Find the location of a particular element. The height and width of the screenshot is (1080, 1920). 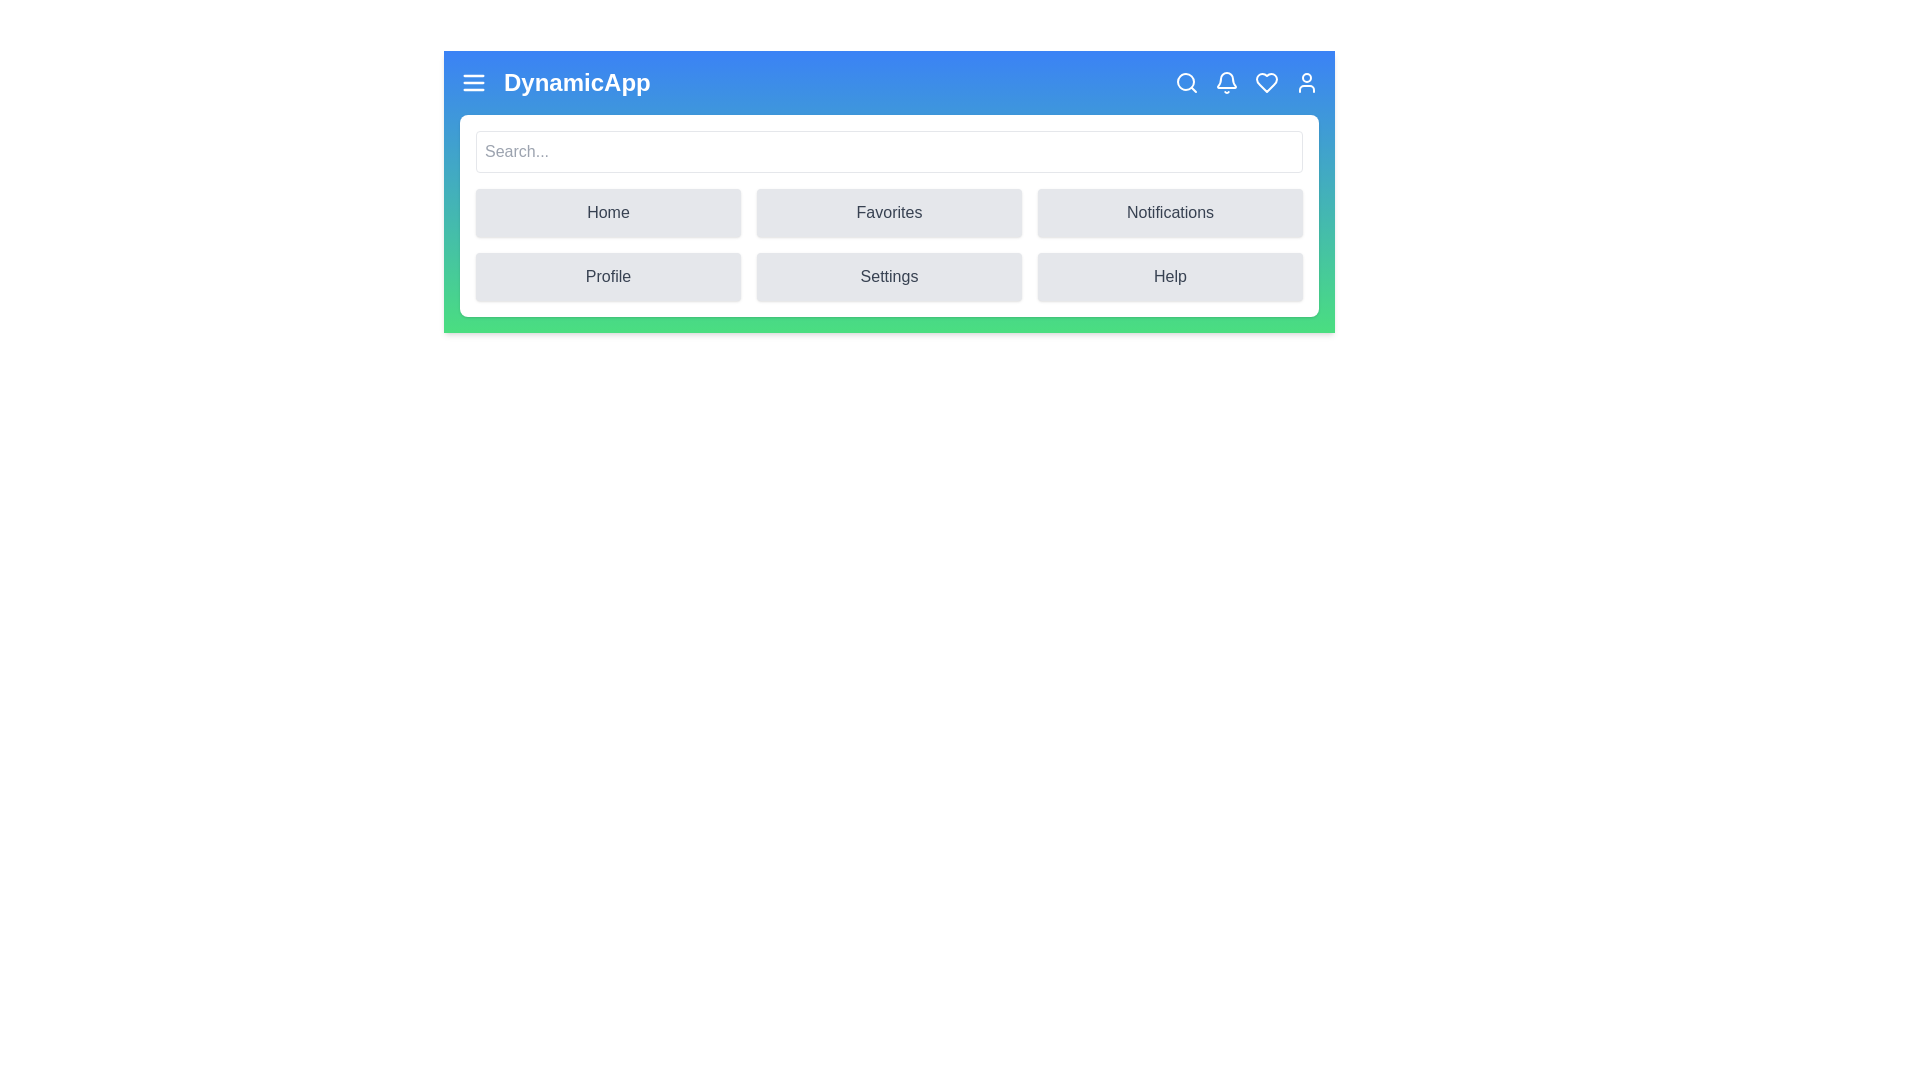

the Home button in the menu is located at coordinates (607, 212).